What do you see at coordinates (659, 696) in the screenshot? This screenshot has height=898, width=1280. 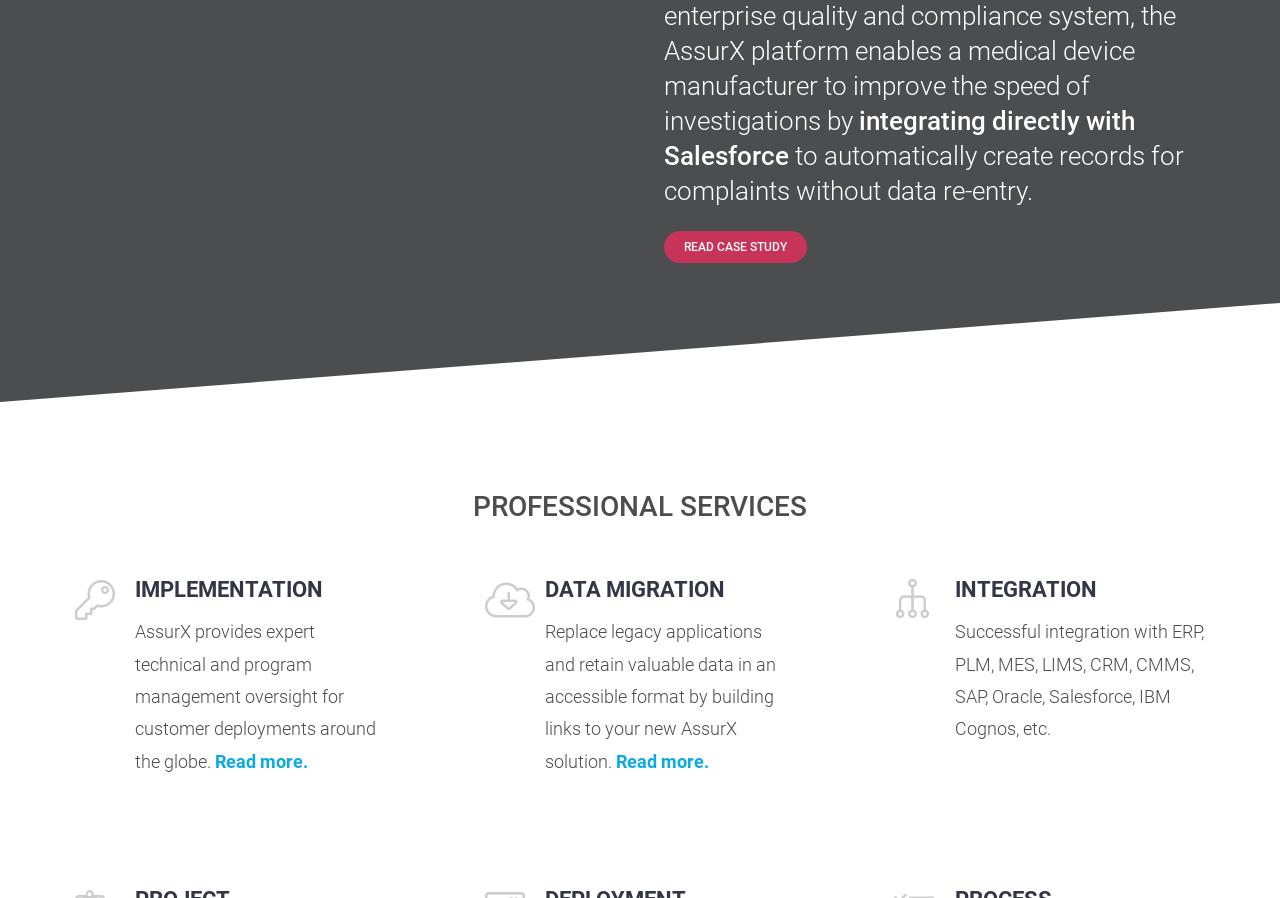 I see `'Replace legacy applications and retain valuable data in an accessible format by building links to your new AssurX solution.'` at bounding box center [659, 696].